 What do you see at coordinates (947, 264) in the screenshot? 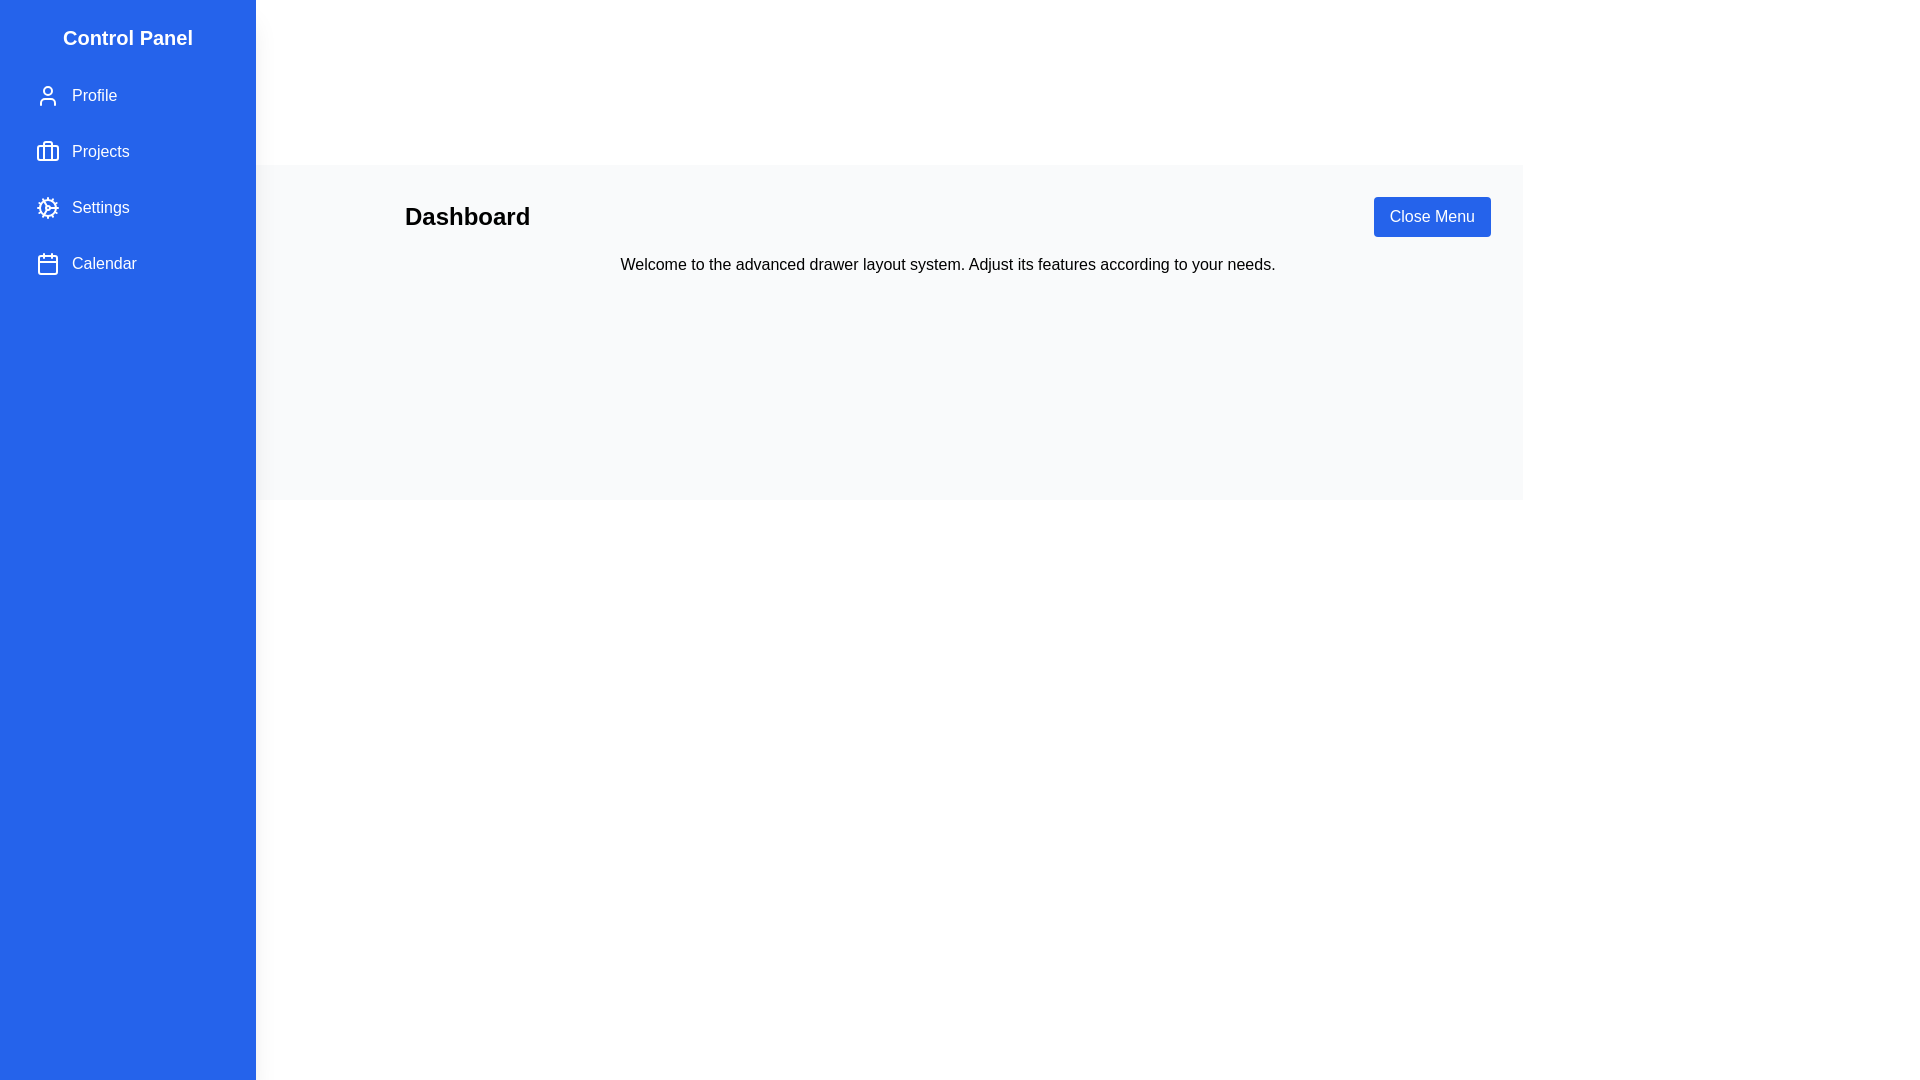
I see `the text block that says 'Welcome to the advanced drawer layout system. Adjust its features according to your needs.' positioned centrally below the 'Dashboard' header` at bounding box center [947, 264].